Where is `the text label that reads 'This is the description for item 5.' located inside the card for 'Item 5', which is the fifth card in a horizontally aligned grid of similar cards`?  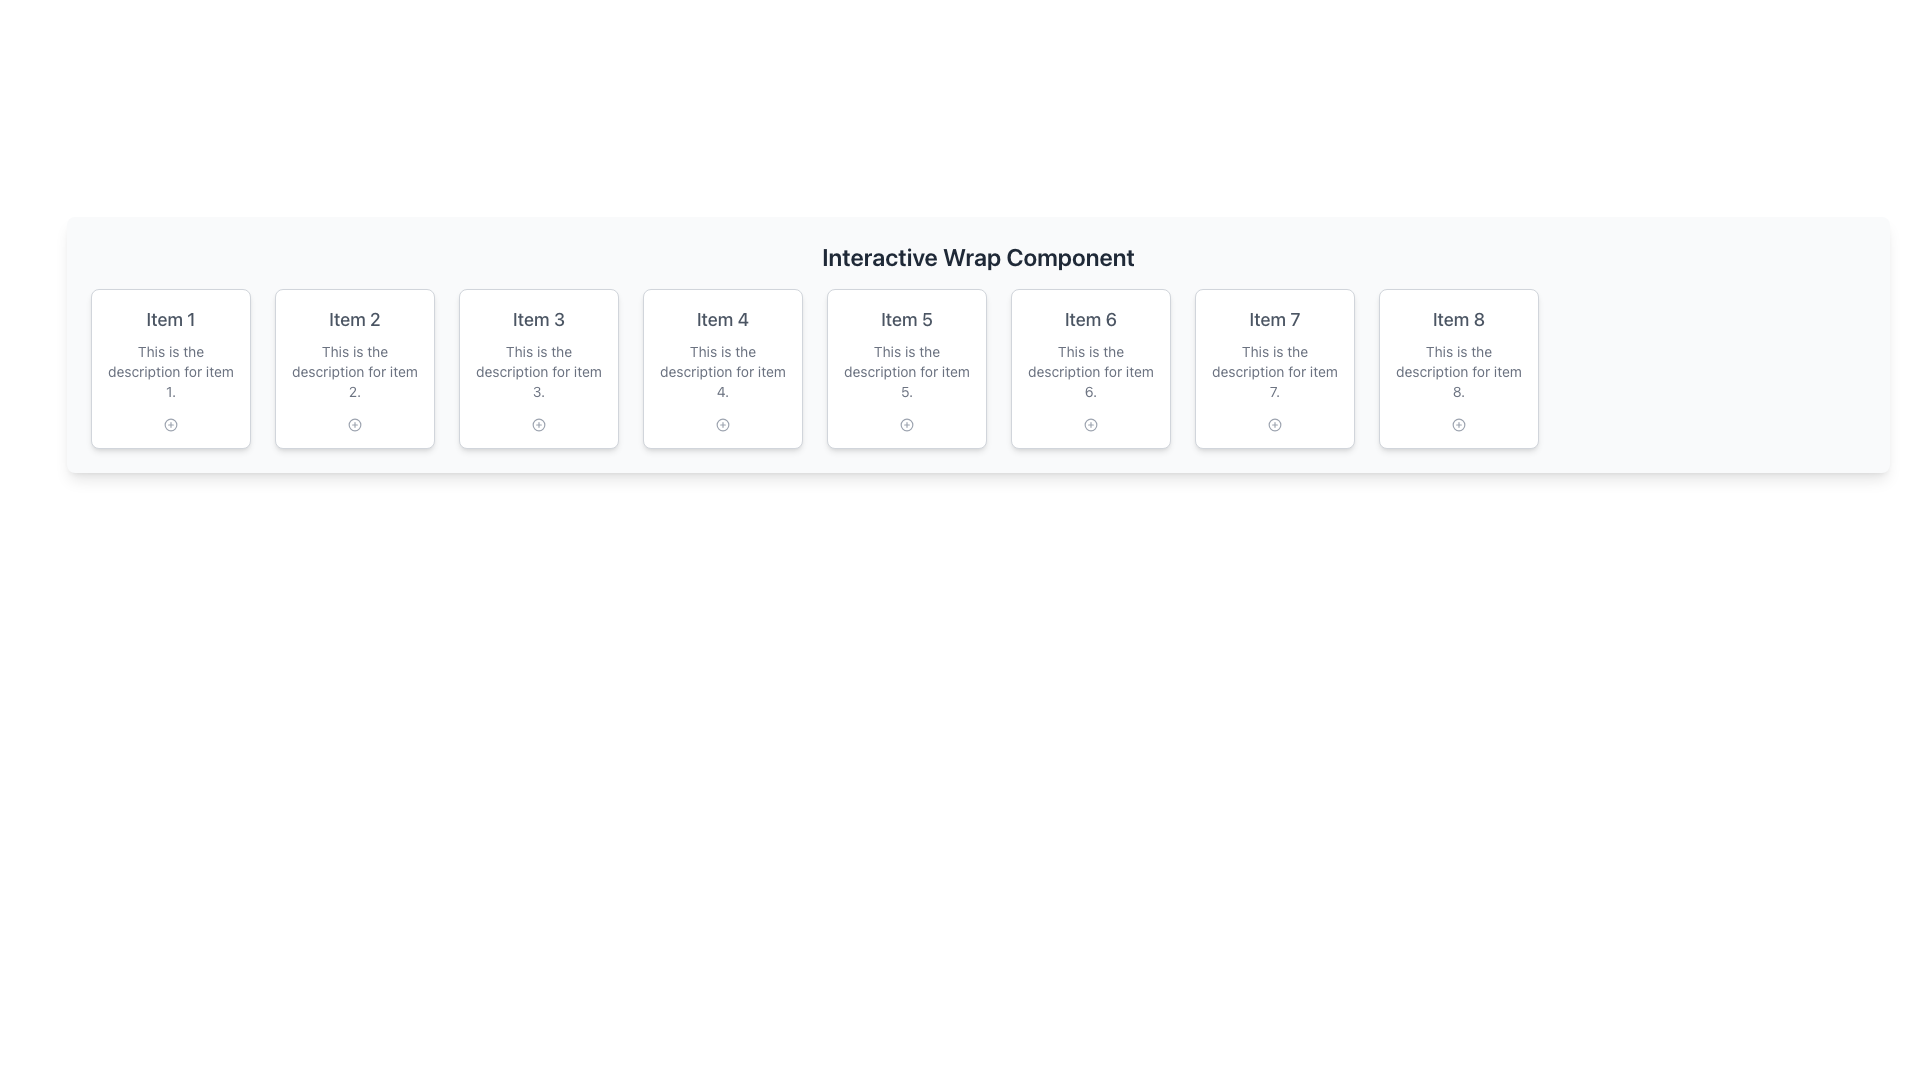 the text label that reads 'This is the description for item 5.' located inside the card for 'Item 5', which is the fifth card in a horizontally aligned grid of similar cards is located at coordinates (906, 371).